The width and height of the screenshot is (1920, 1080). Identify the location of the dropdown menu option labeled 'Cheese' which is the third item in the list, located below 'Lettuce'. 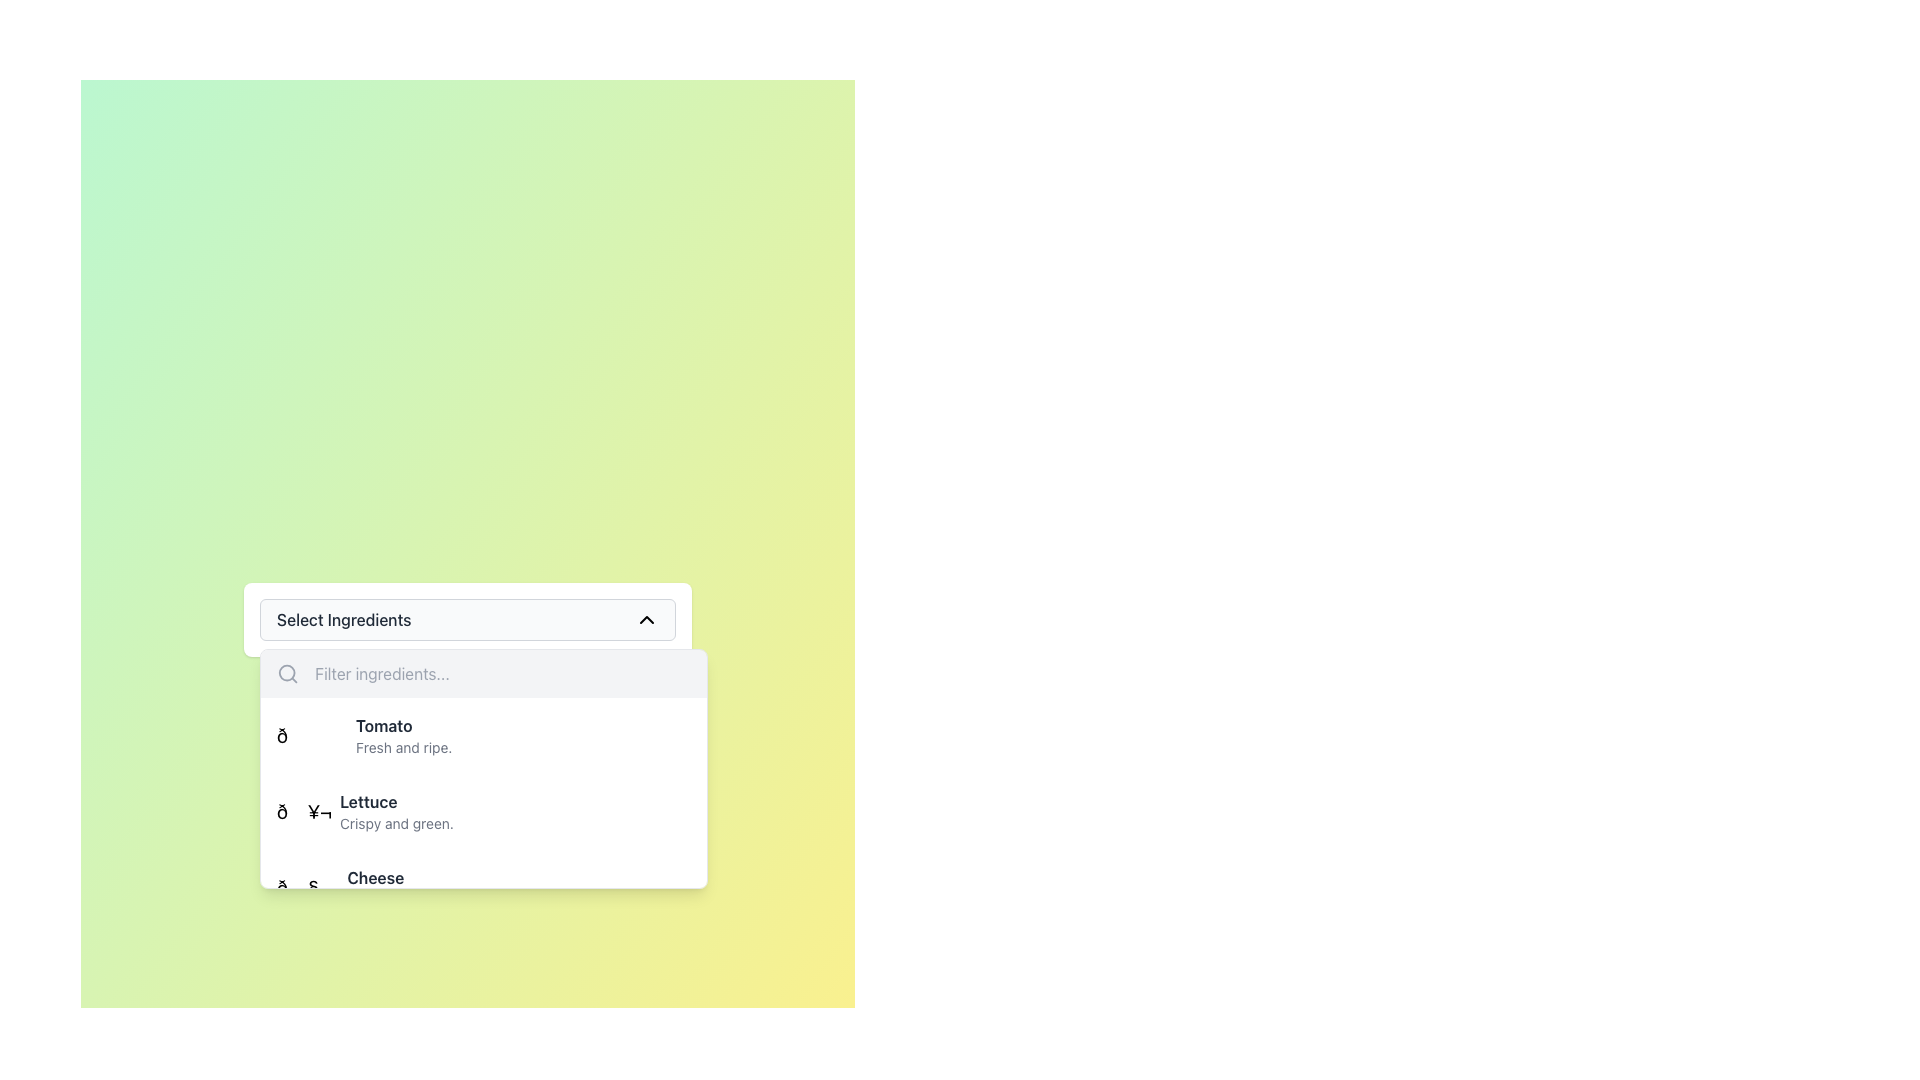
(379, 886).